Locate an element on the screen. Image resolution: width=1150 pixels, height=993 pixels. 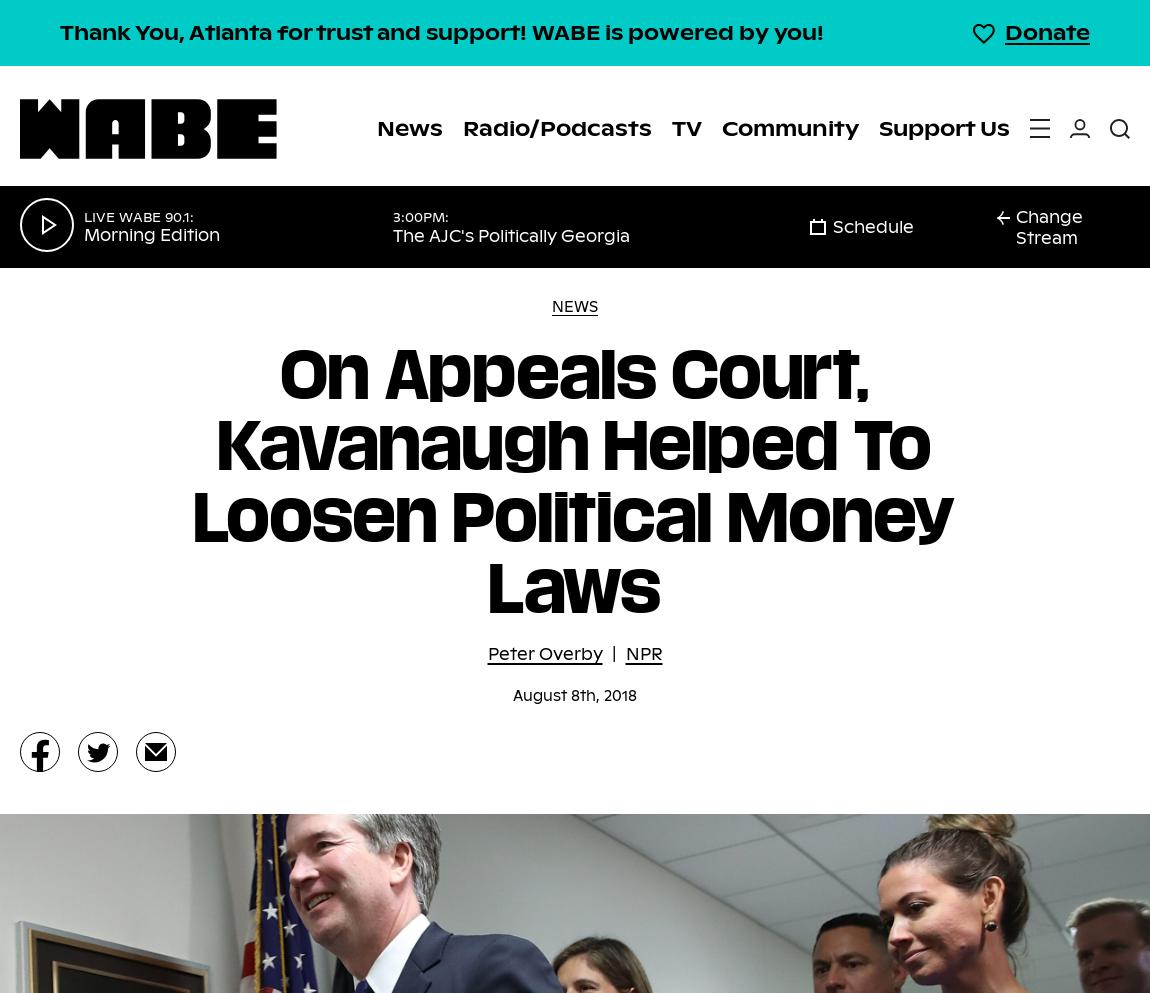
'Change Stream' is located at coordinates (1049, 226).